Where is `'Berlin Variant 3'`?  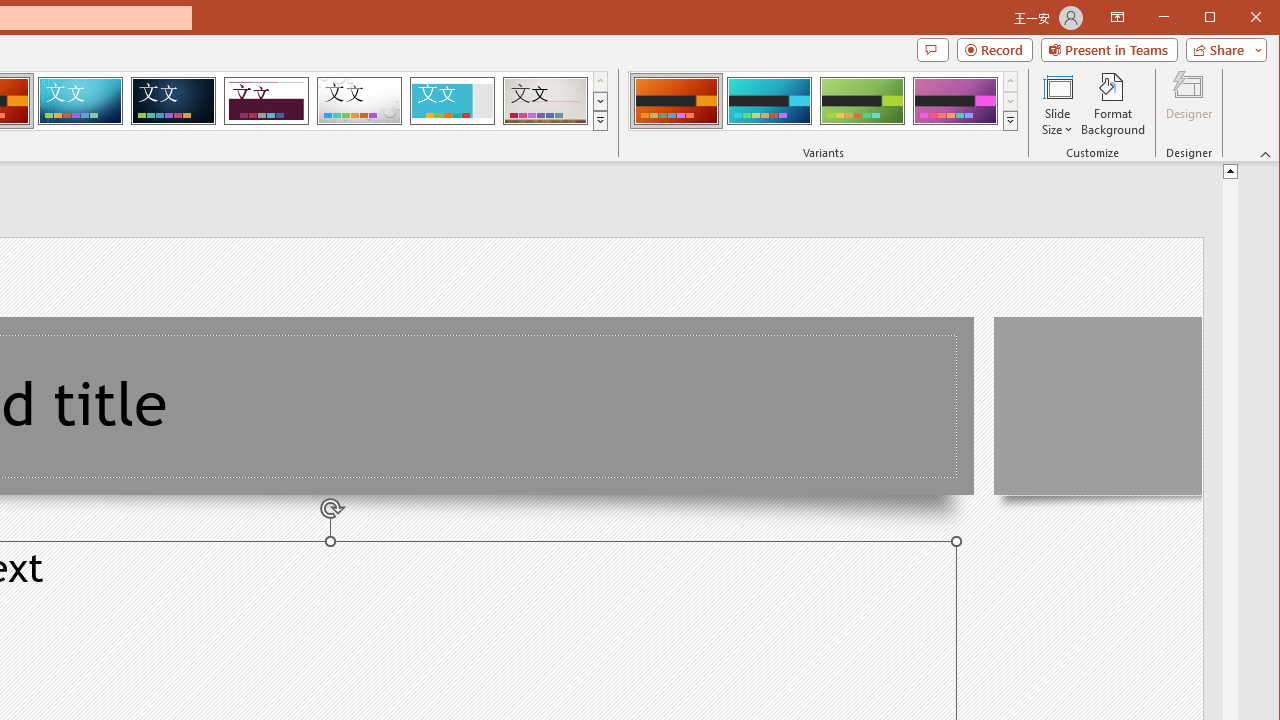 'Berlin Variant 3' is located at coordinates (862, 100).